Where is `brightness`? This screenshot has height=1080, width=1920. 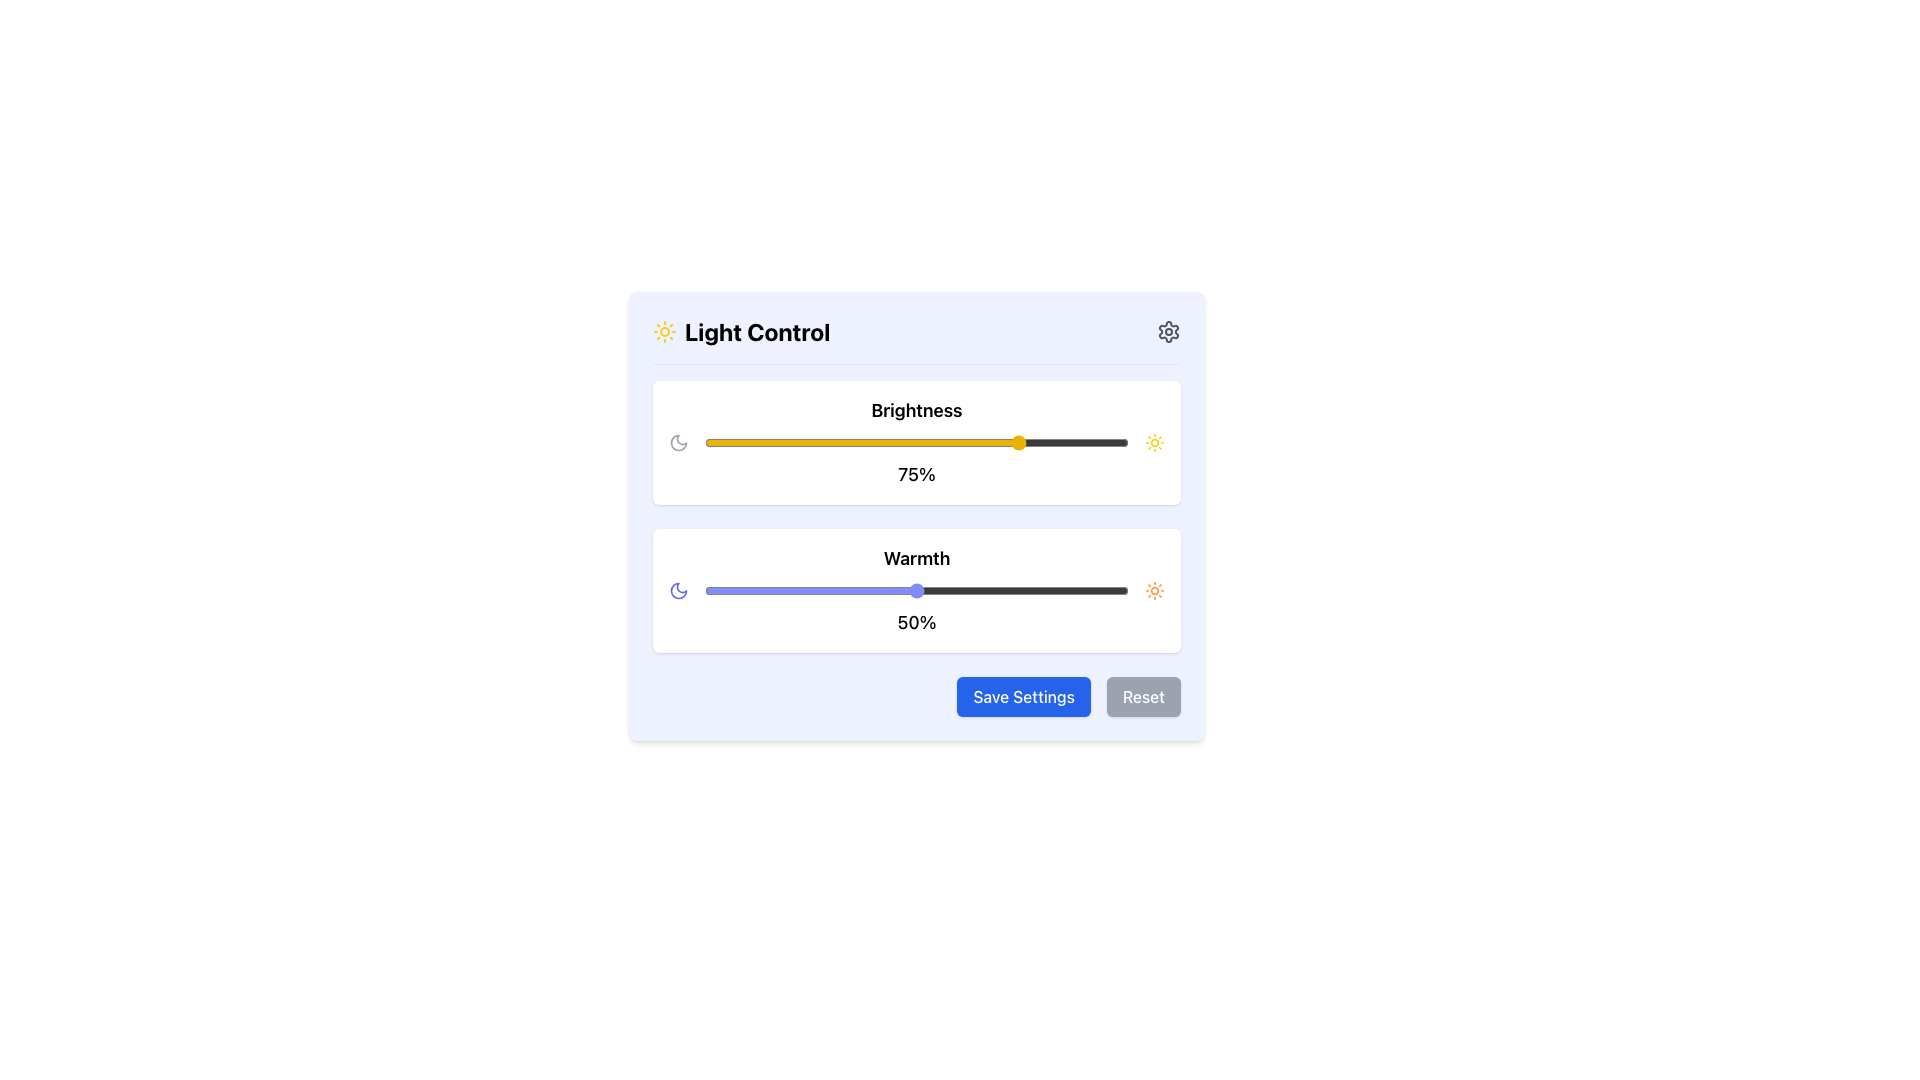 brightness is located at coordinates (1124, 442).